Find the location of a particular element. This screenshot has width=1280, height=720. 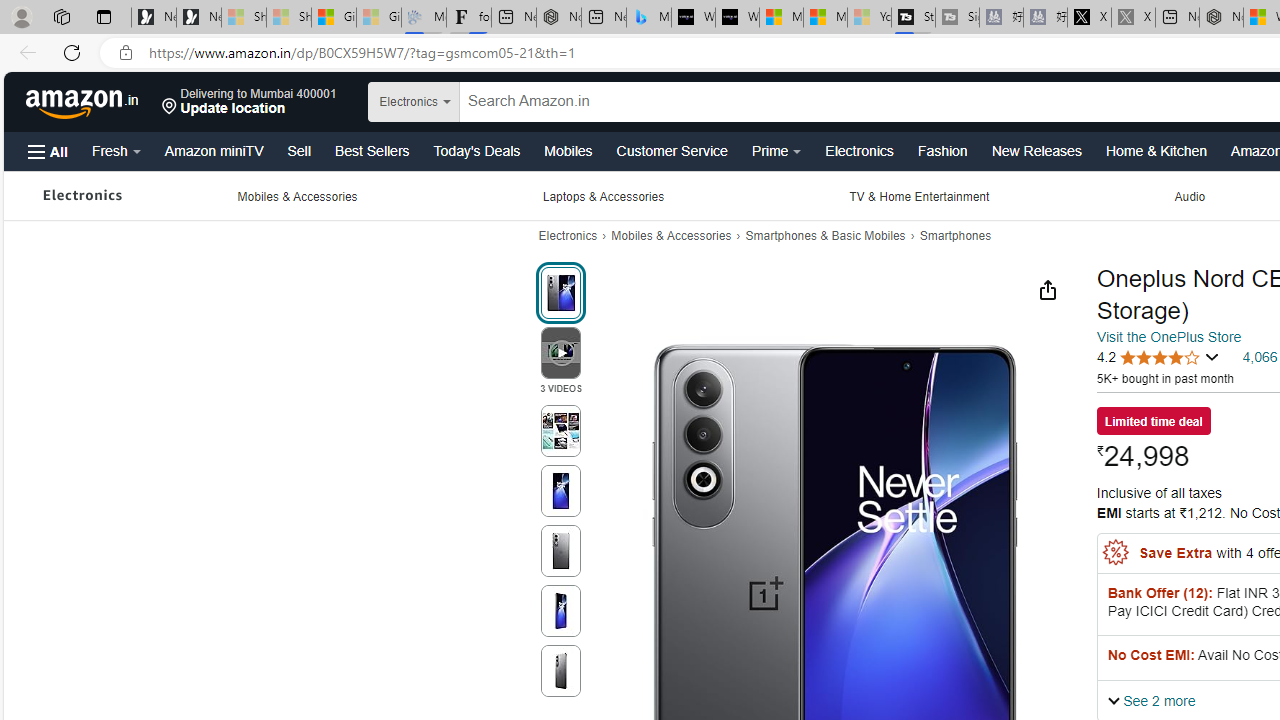

'Savings indicator icon' is located at coordinates (1115, 553).